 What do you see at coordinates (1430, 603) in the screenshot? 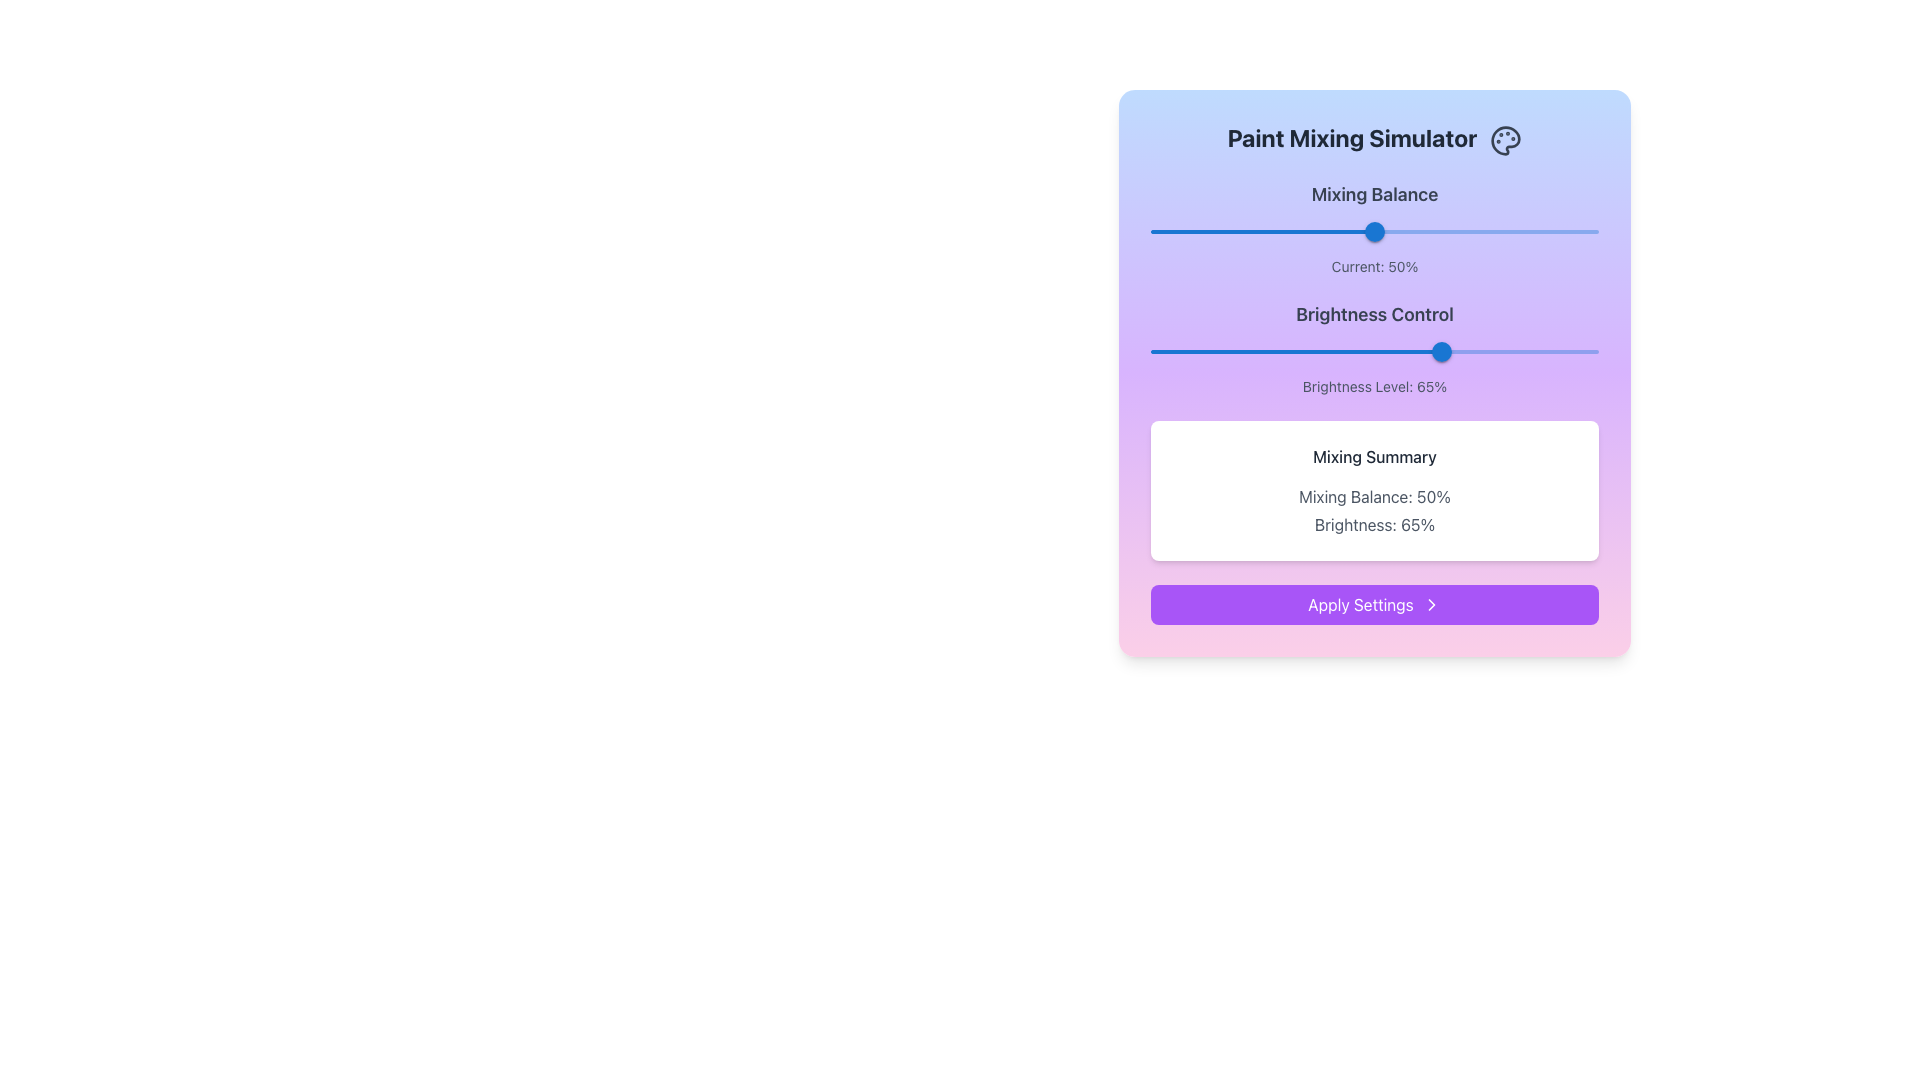
I see `the right-pointing chevron arrow icon, which is displayed in white and positioned at the far-right edge of the 'Apply Settings' button with a purple background` at bounding box center [1430, 603].